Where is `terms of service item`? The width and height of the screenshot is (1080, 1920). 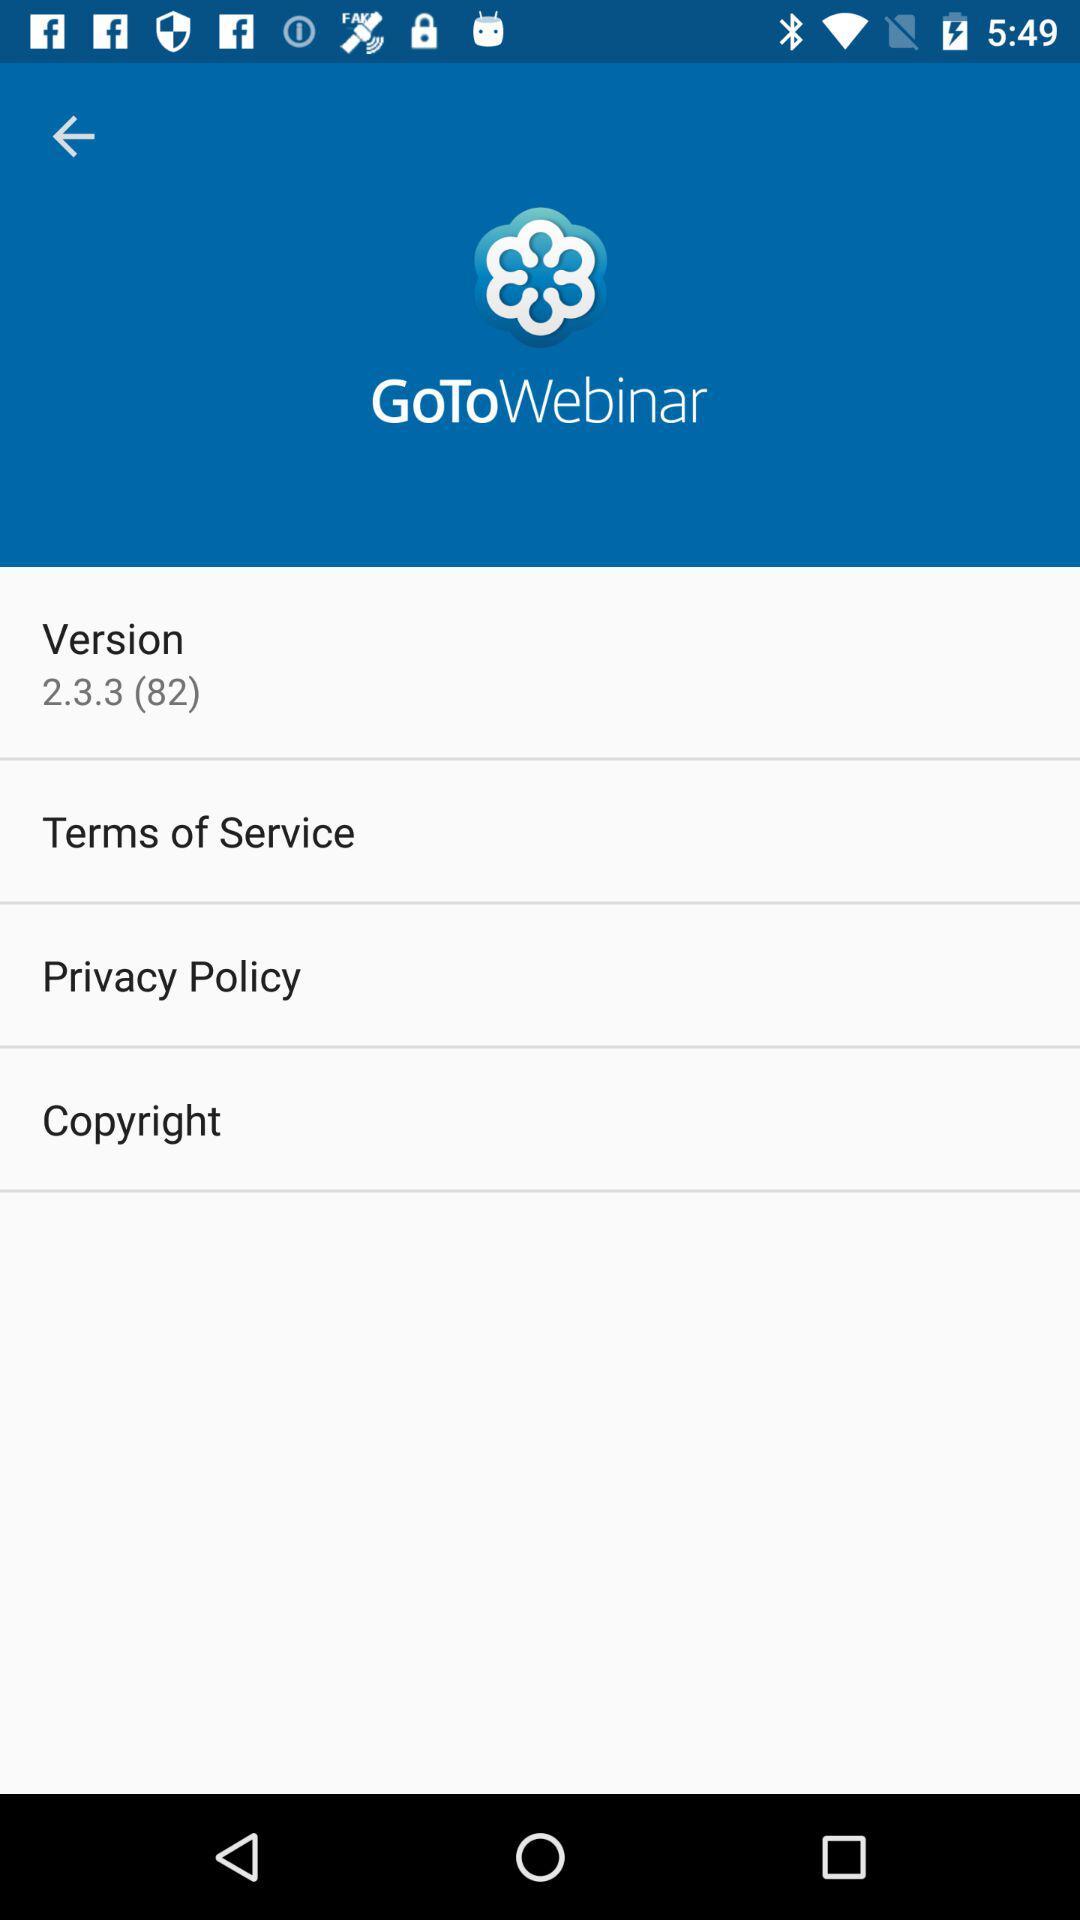
terms of service item is located at coordinates (198, 830).